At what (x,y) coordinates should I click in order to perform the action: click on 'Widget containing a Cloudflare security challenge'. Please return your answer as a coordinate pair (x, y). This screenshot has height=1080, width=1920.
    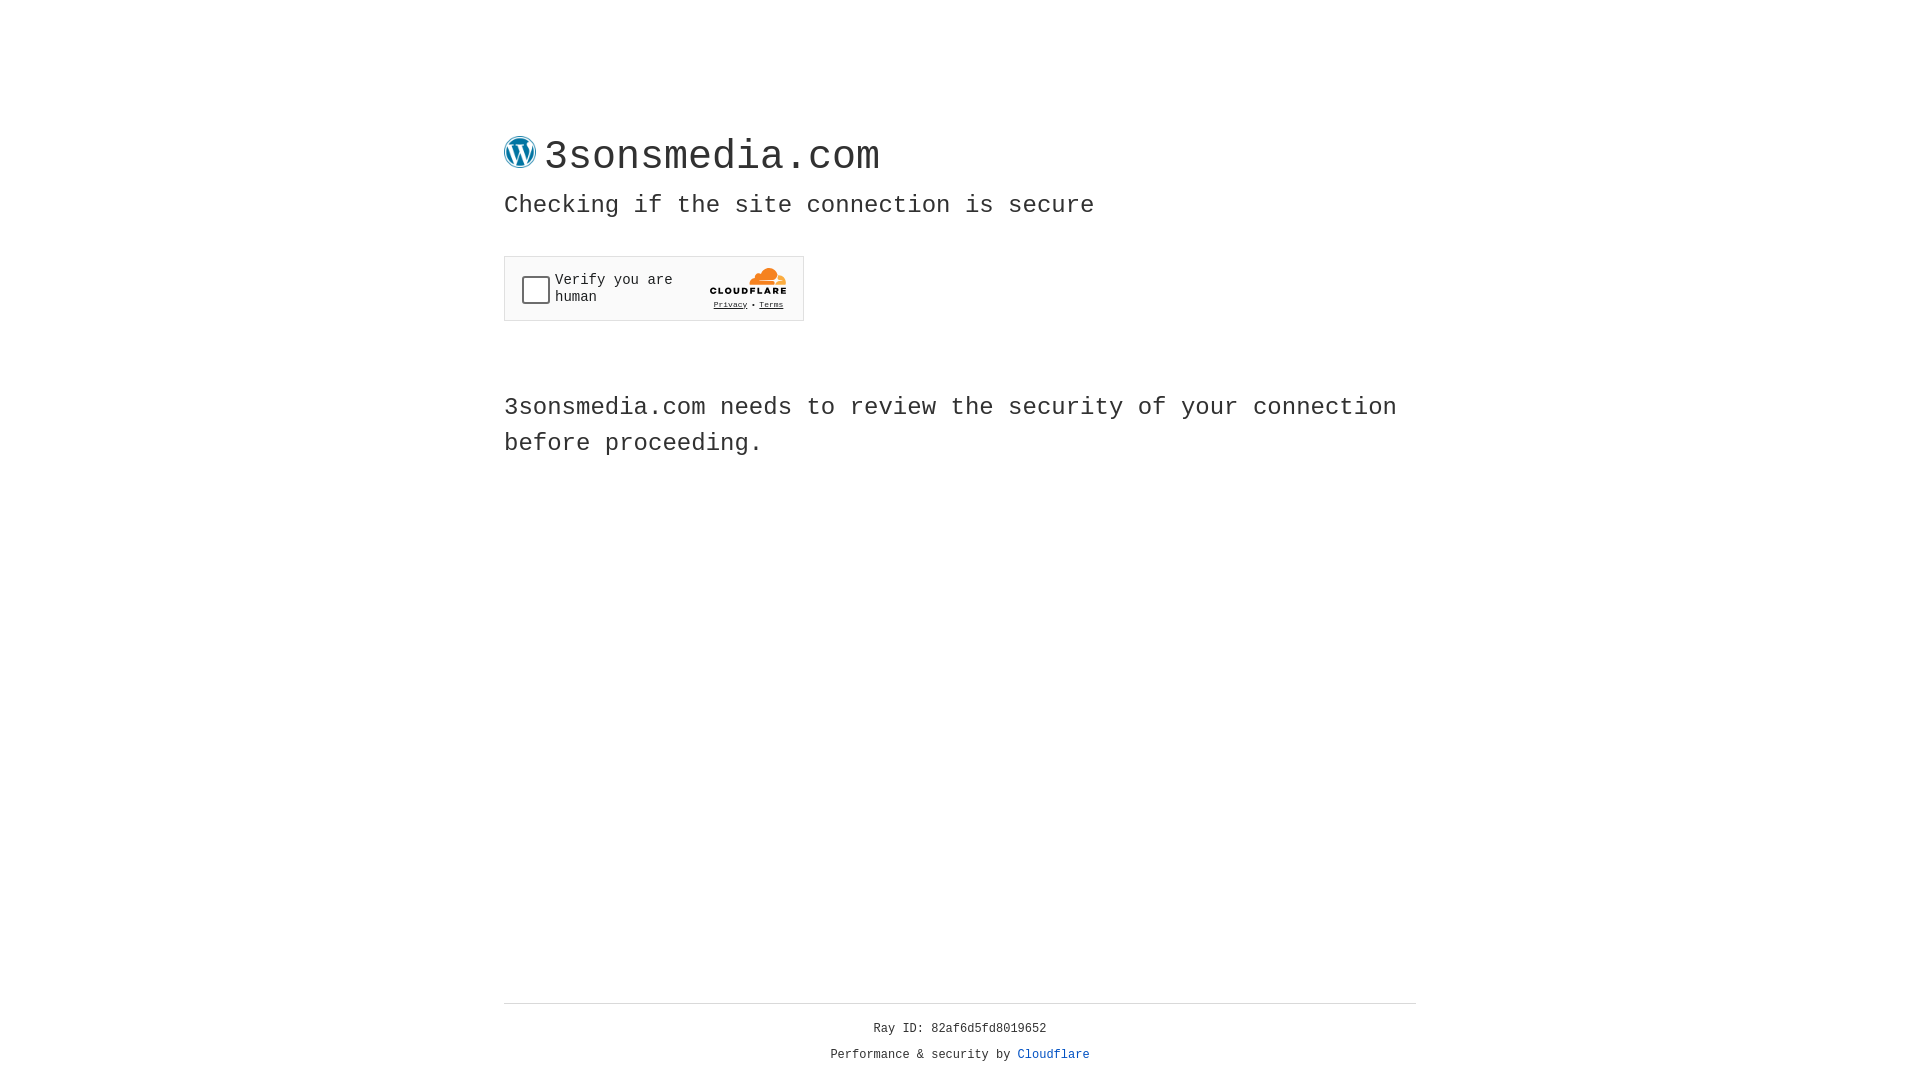
    Looking at the image, I should click on (653, 288).